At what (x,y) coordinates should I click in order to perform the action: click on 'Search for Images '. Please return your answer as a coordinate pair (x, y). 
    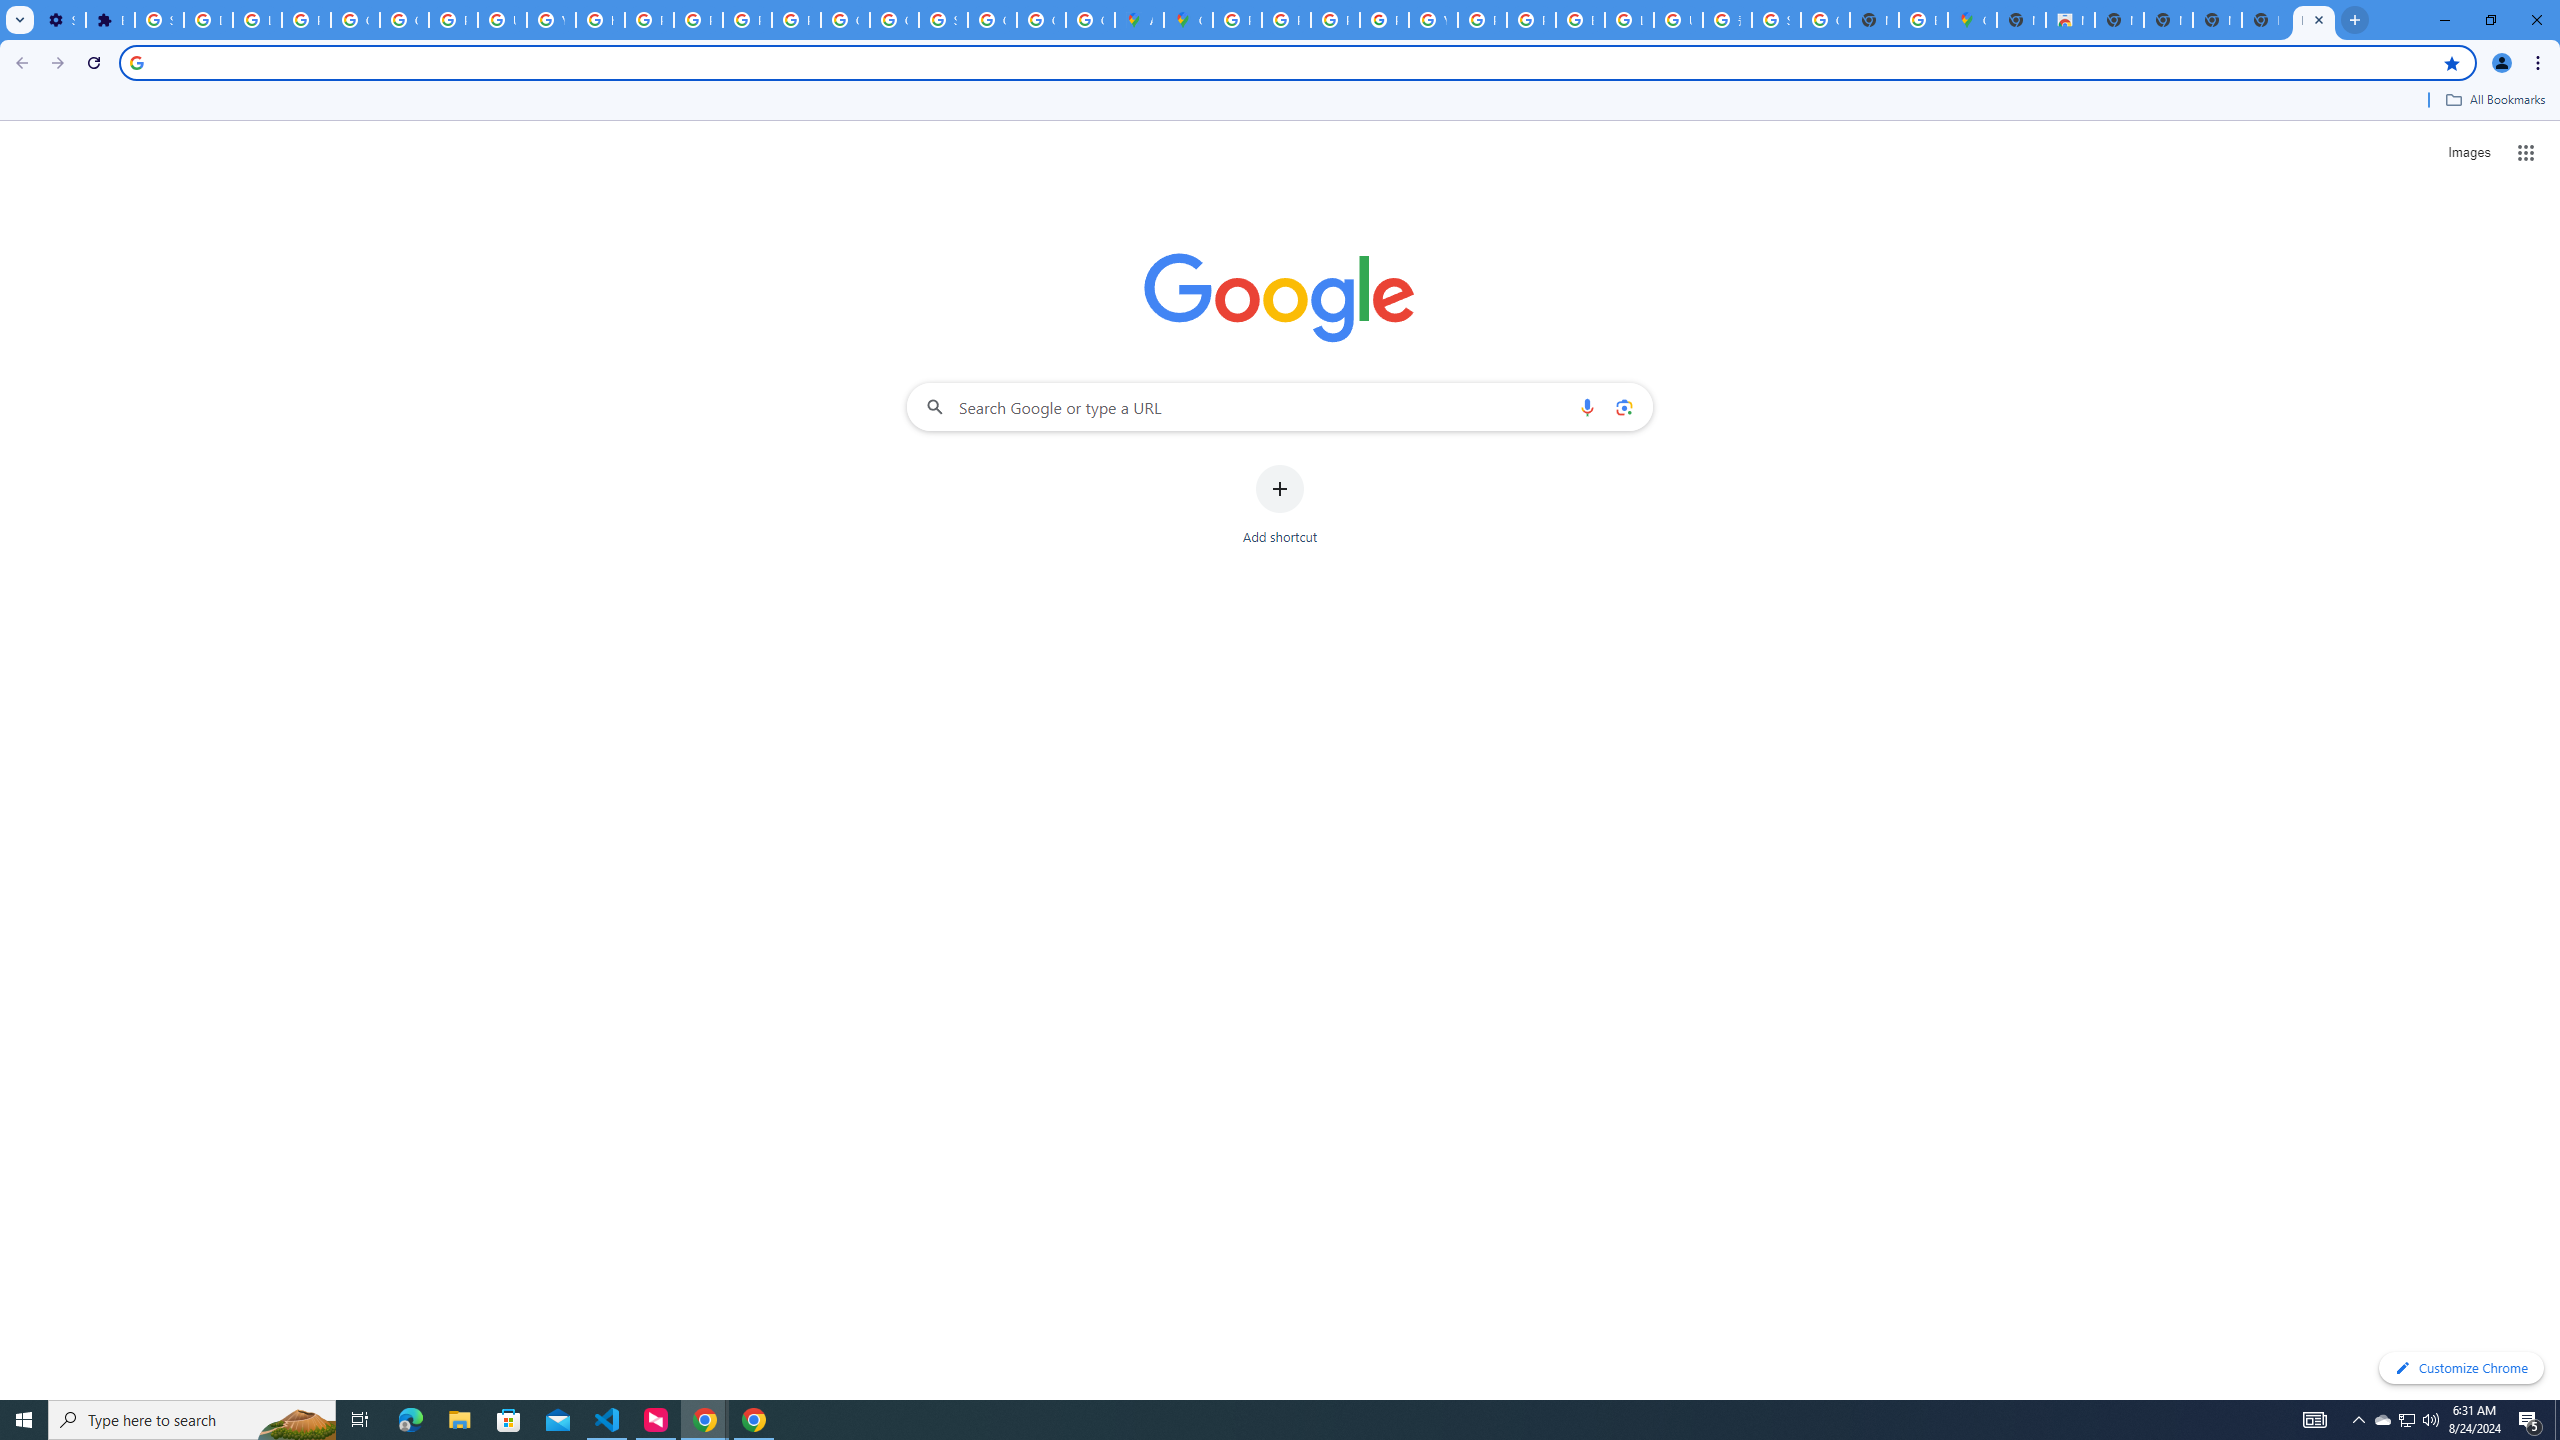
    Looking at the image, I should click on (2469, 153).